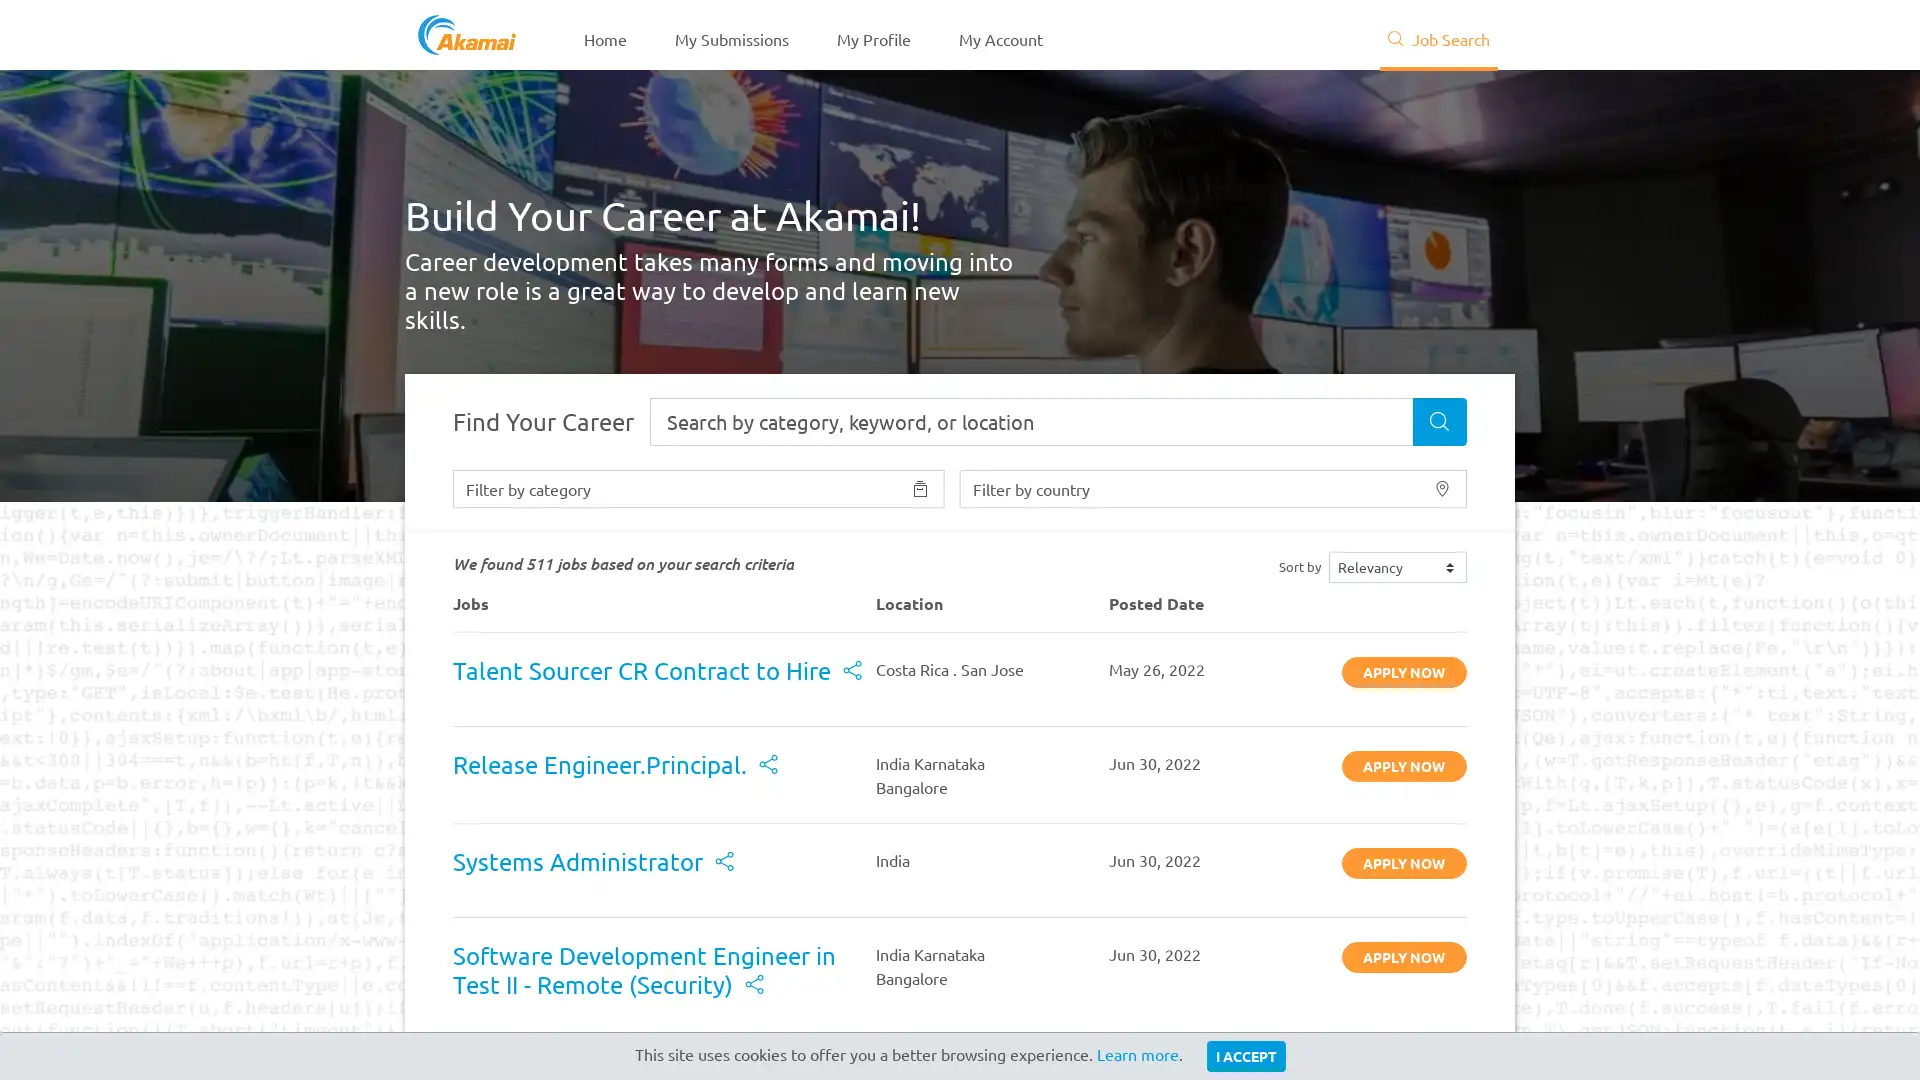  What do you see at coordinates (767, 765) in the screenshot?
I see `Share Release Engineer.Principal.` at bounding box center [767, 765].